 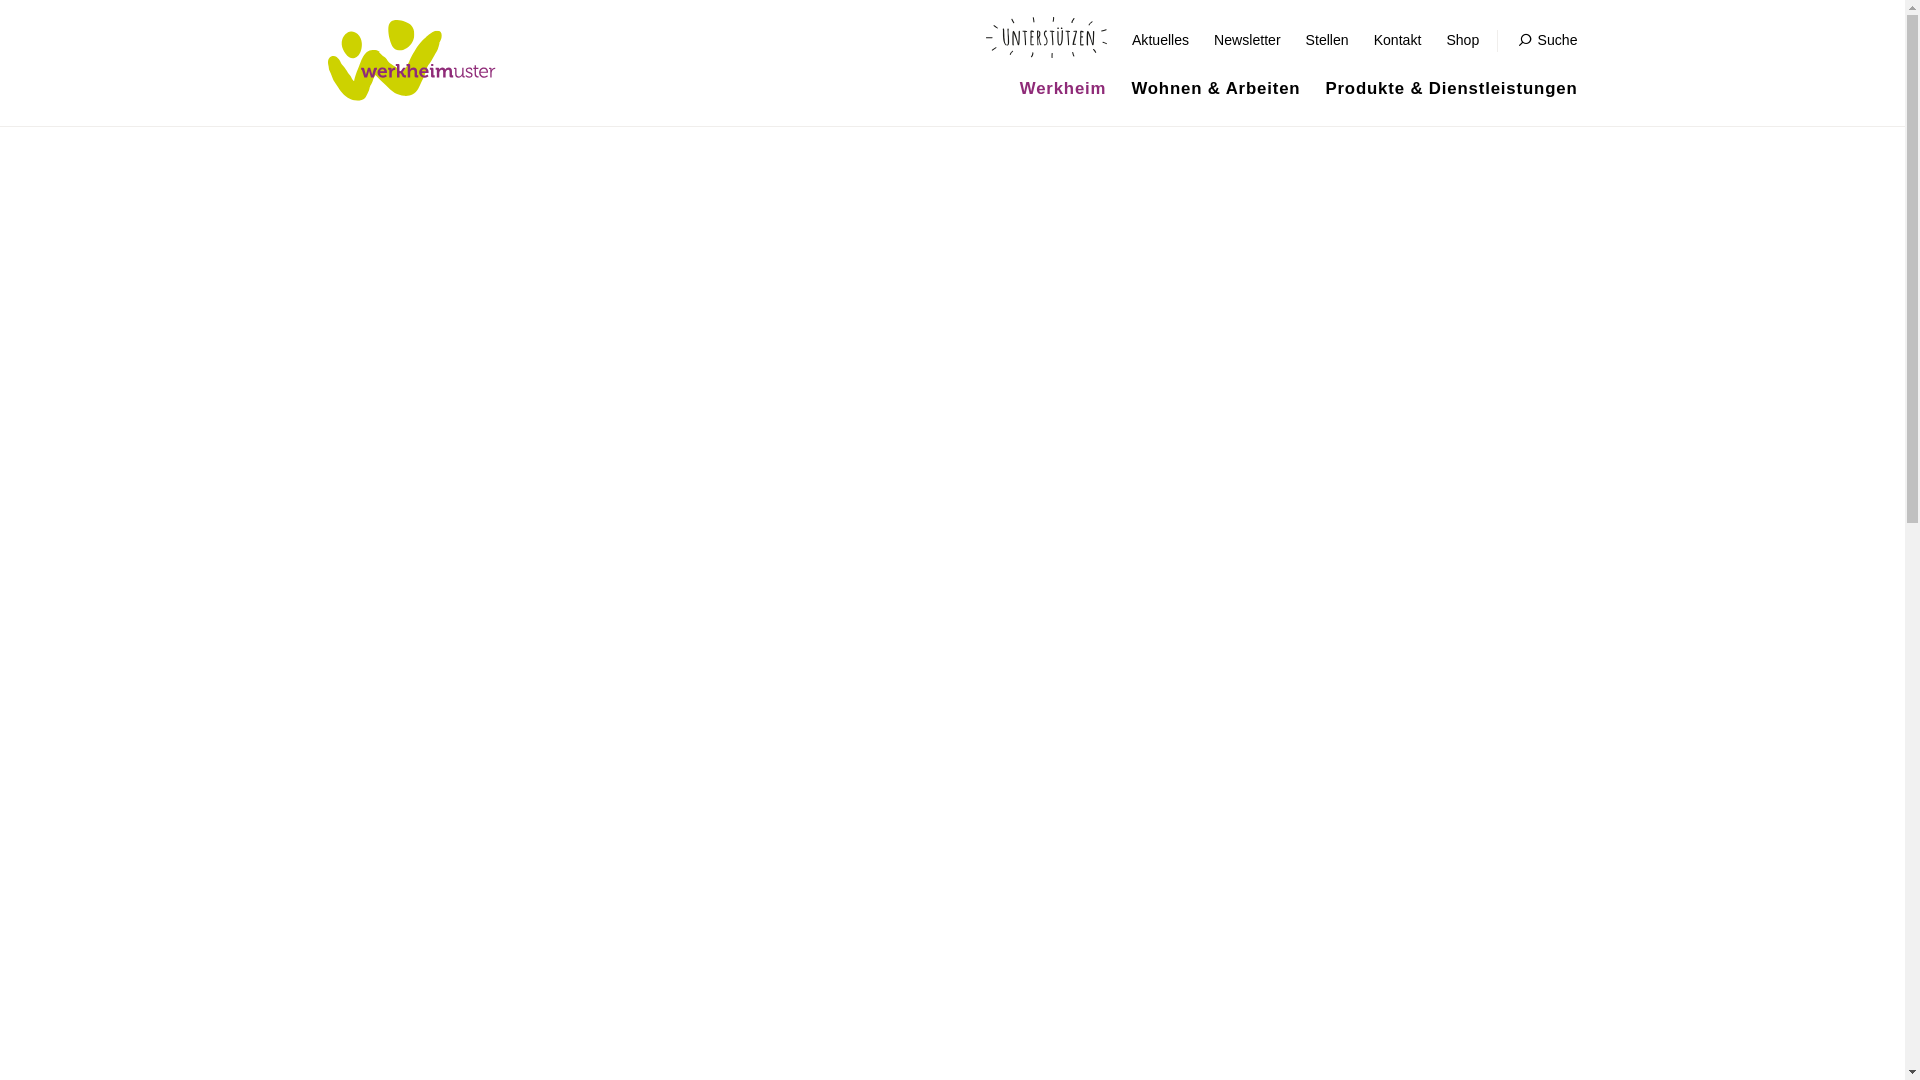 What do you see at coordinates (1131, 87) in the screenshot?
I see `'Wohnen & Arbeiten'` at bounding box center [1131, 87].